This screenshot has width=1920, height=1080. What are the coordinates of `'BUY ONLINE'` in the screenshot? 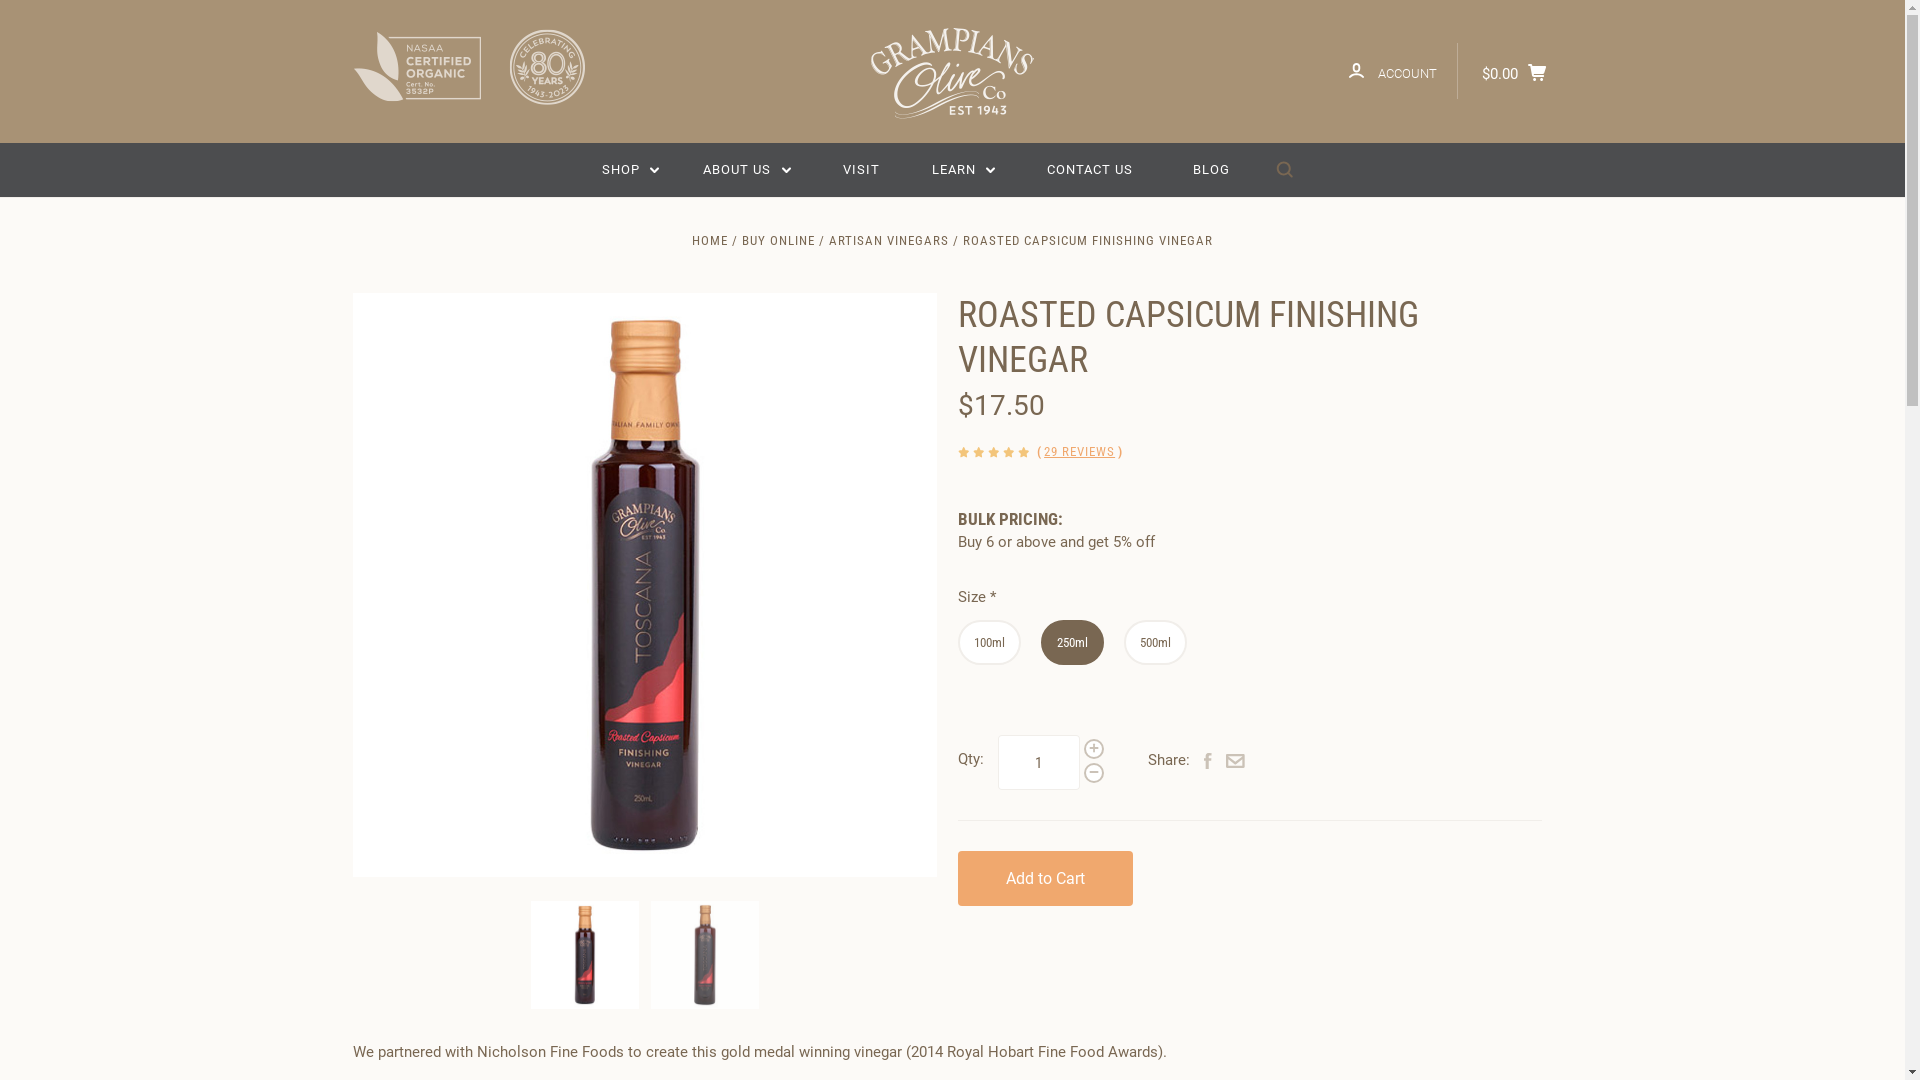 It's located at (741, 239).